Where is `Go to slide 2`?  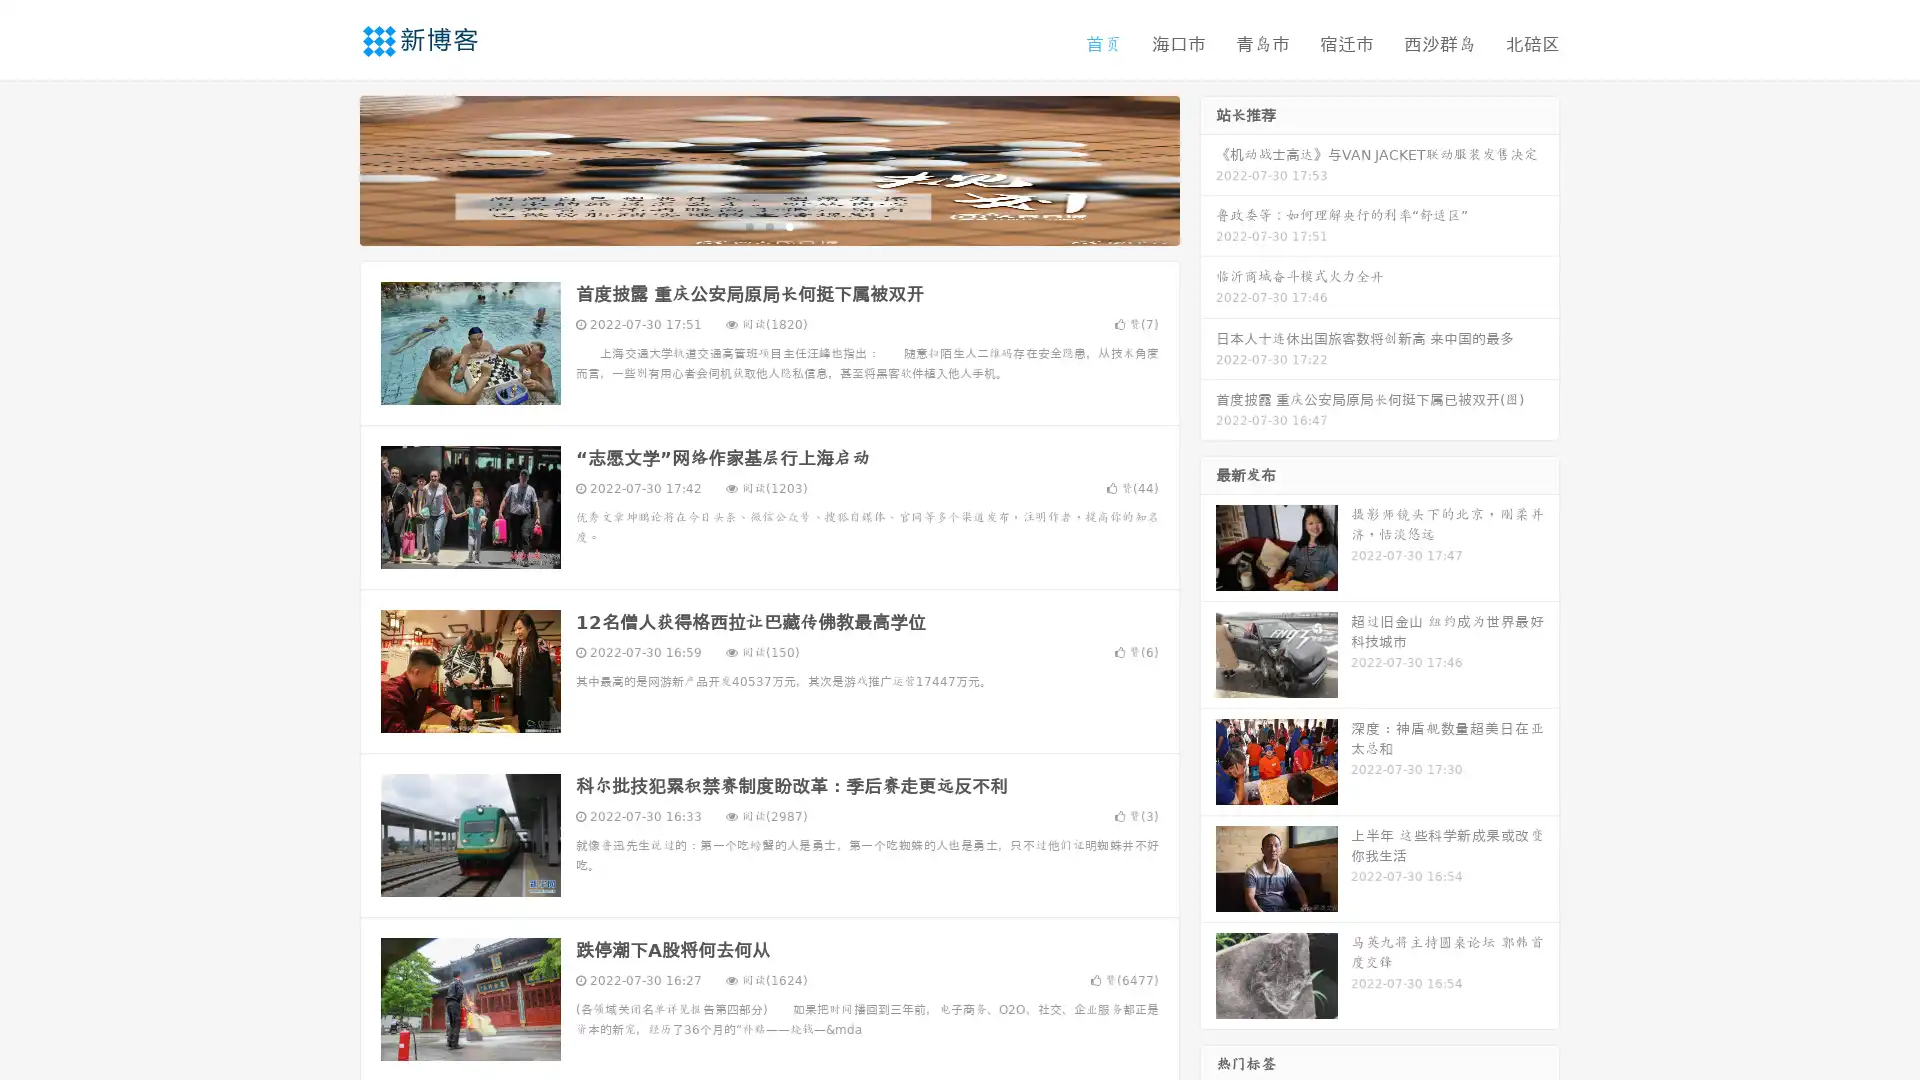
Go to slide 2 is located at coordinates (768, 225).